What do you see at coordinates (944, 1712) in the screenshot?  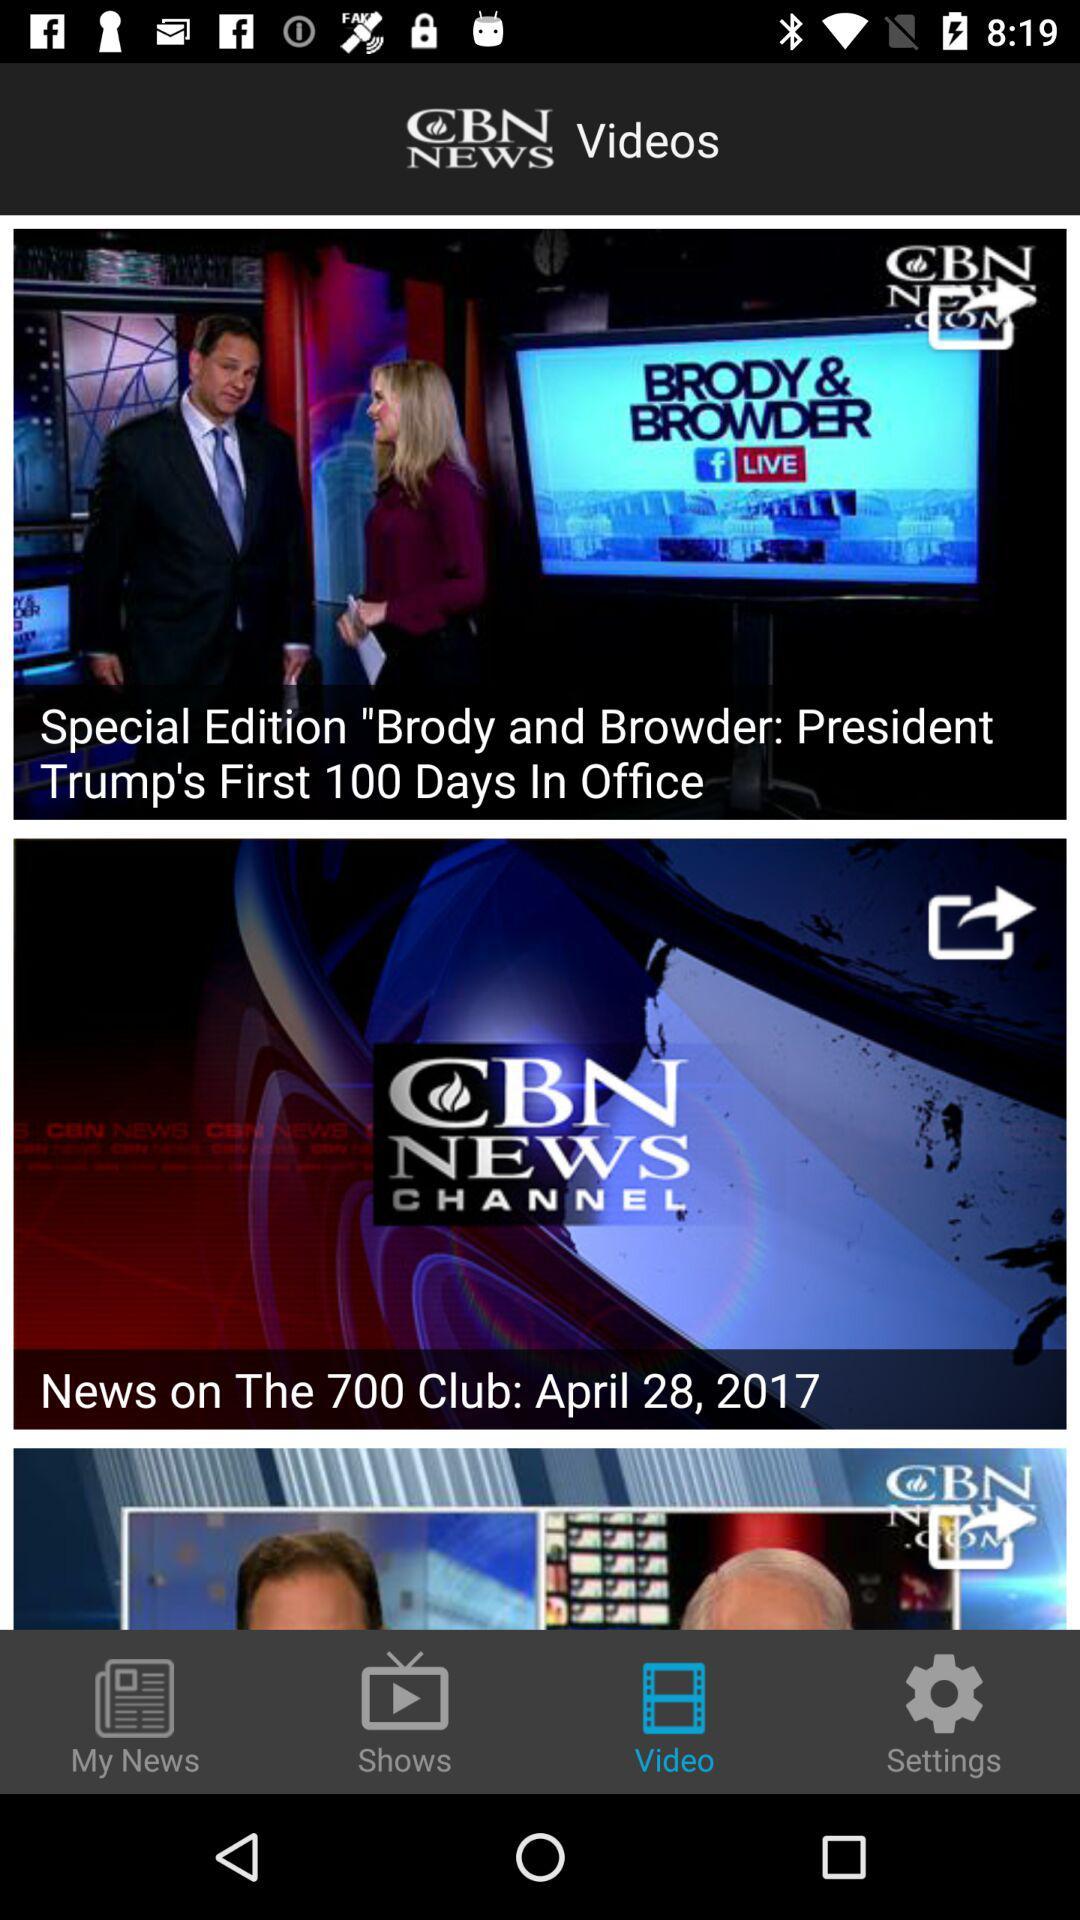 I see `settings icon` at bounding box center [944, 1712].